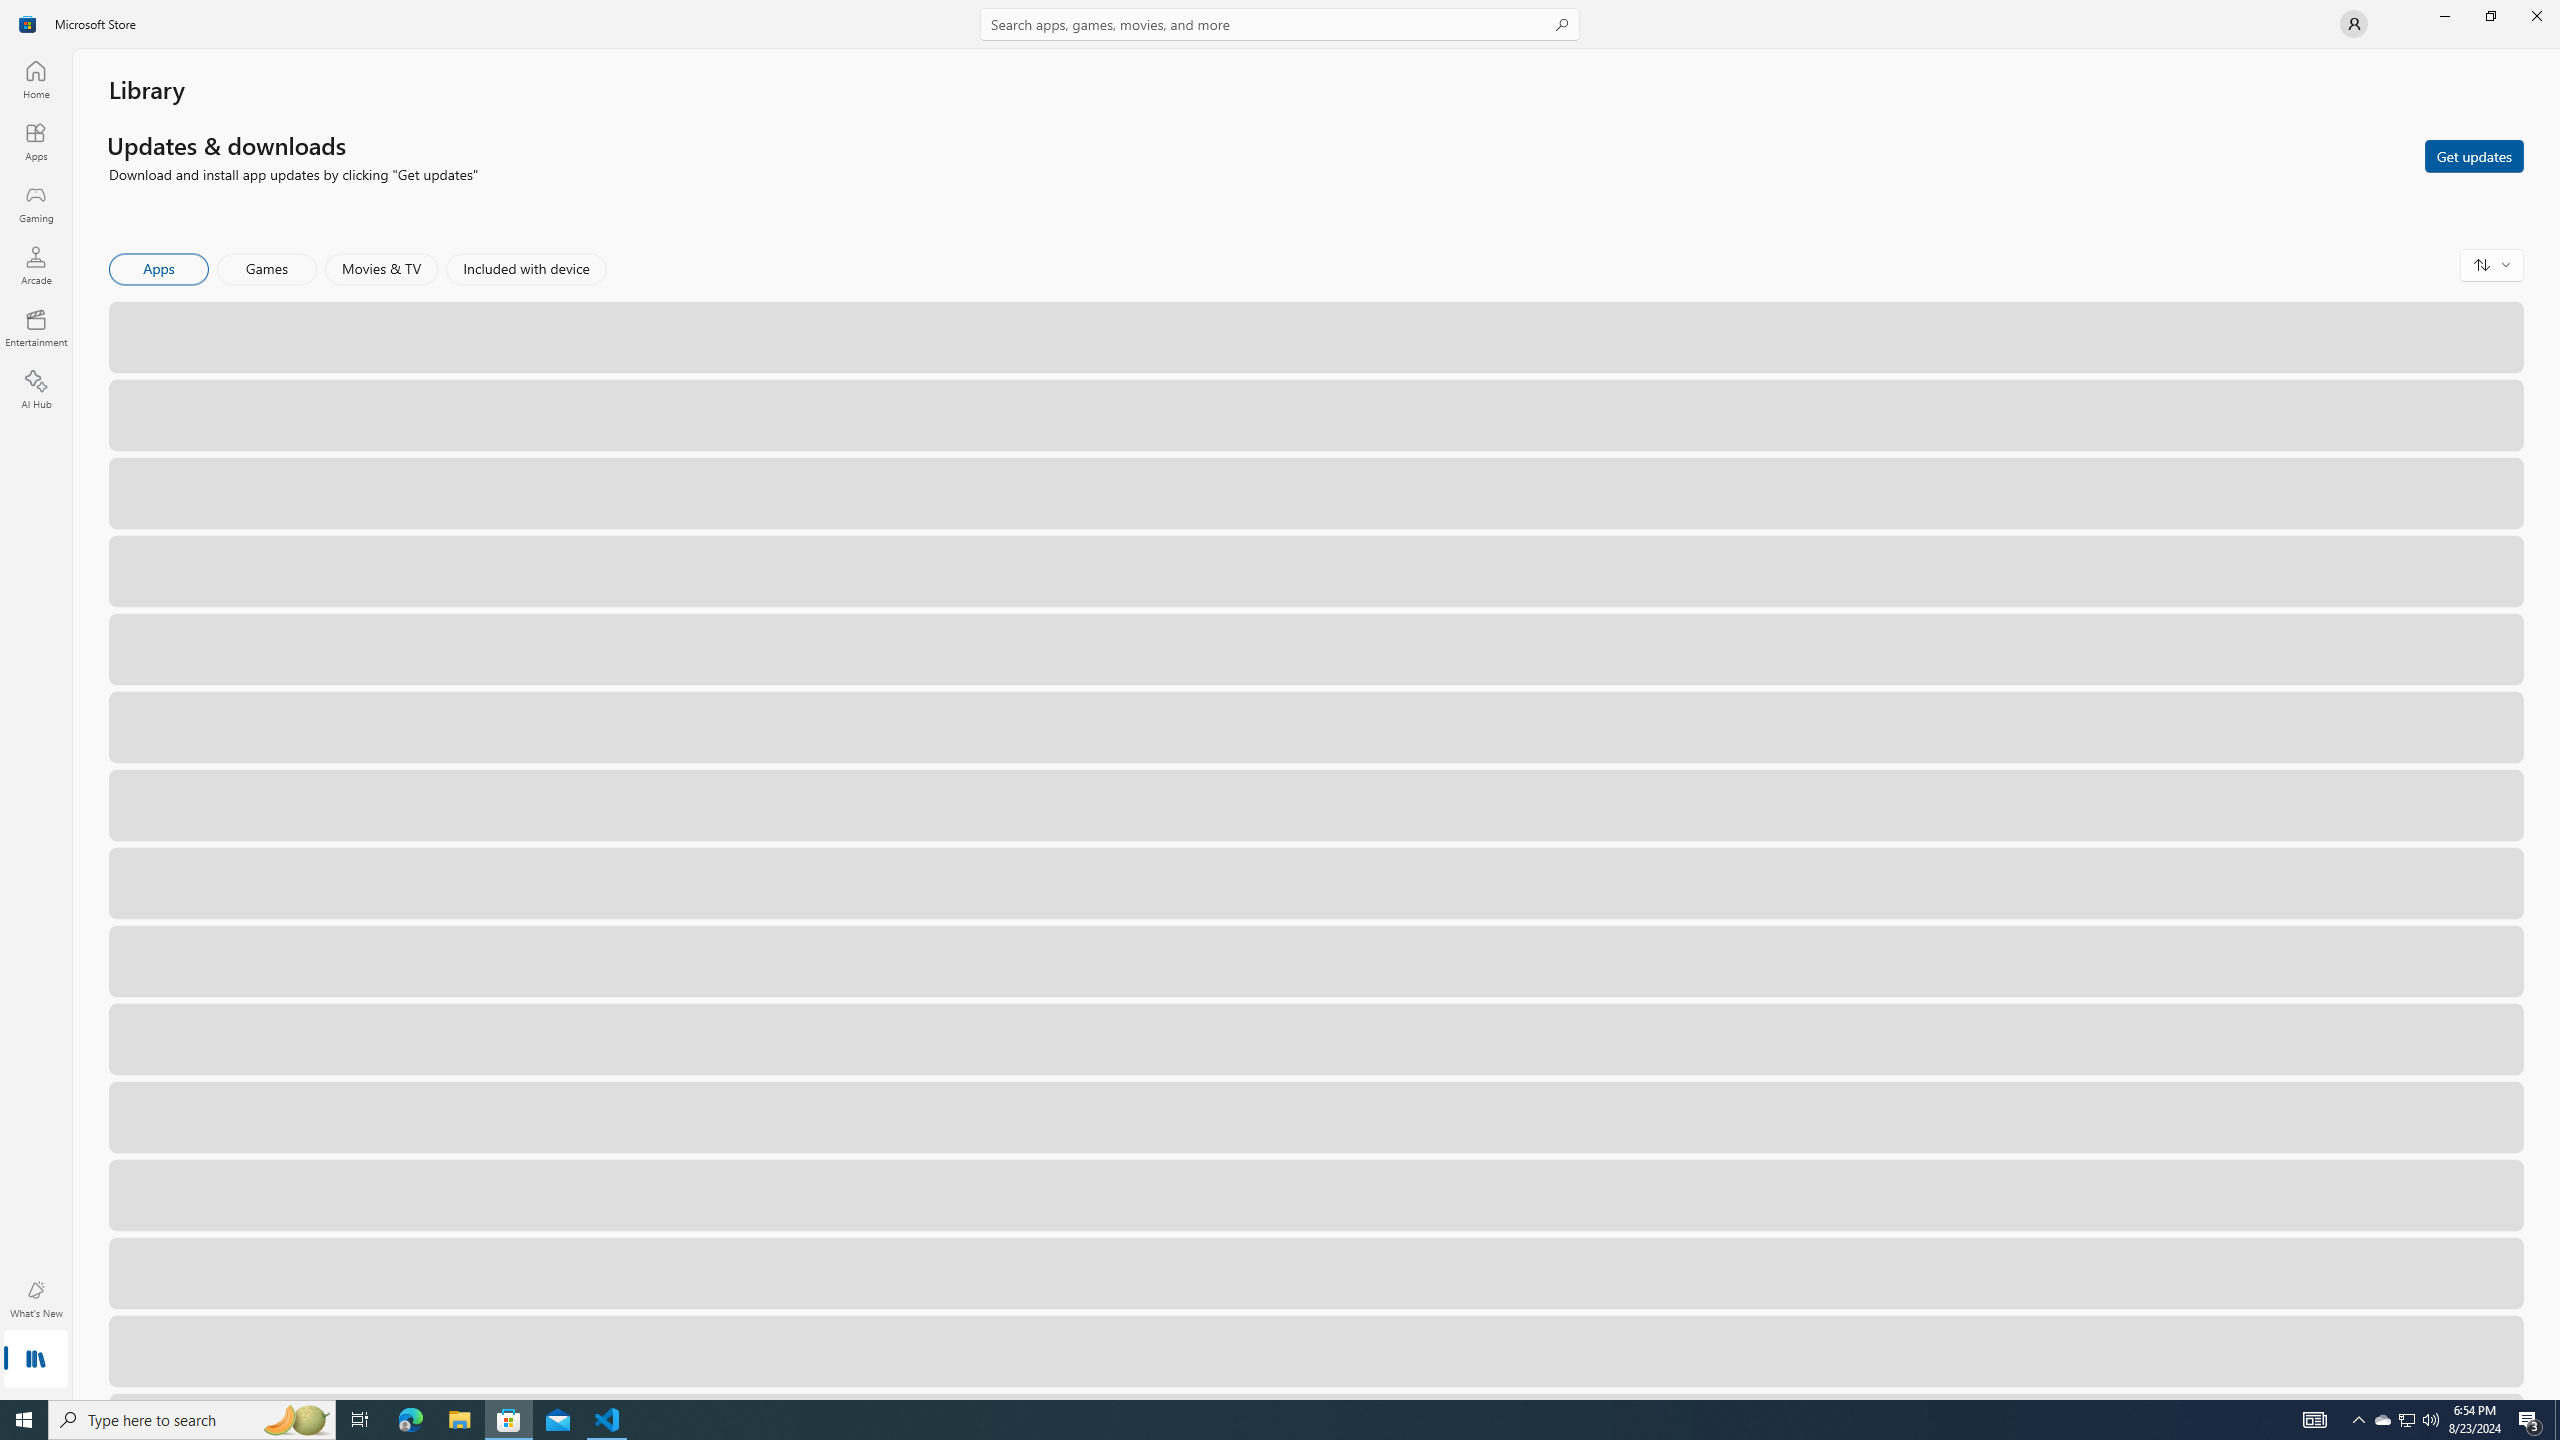 The width and height of the screenshot is (2560, 1440). I want to click on 'Class: Image', so click(28, 22).